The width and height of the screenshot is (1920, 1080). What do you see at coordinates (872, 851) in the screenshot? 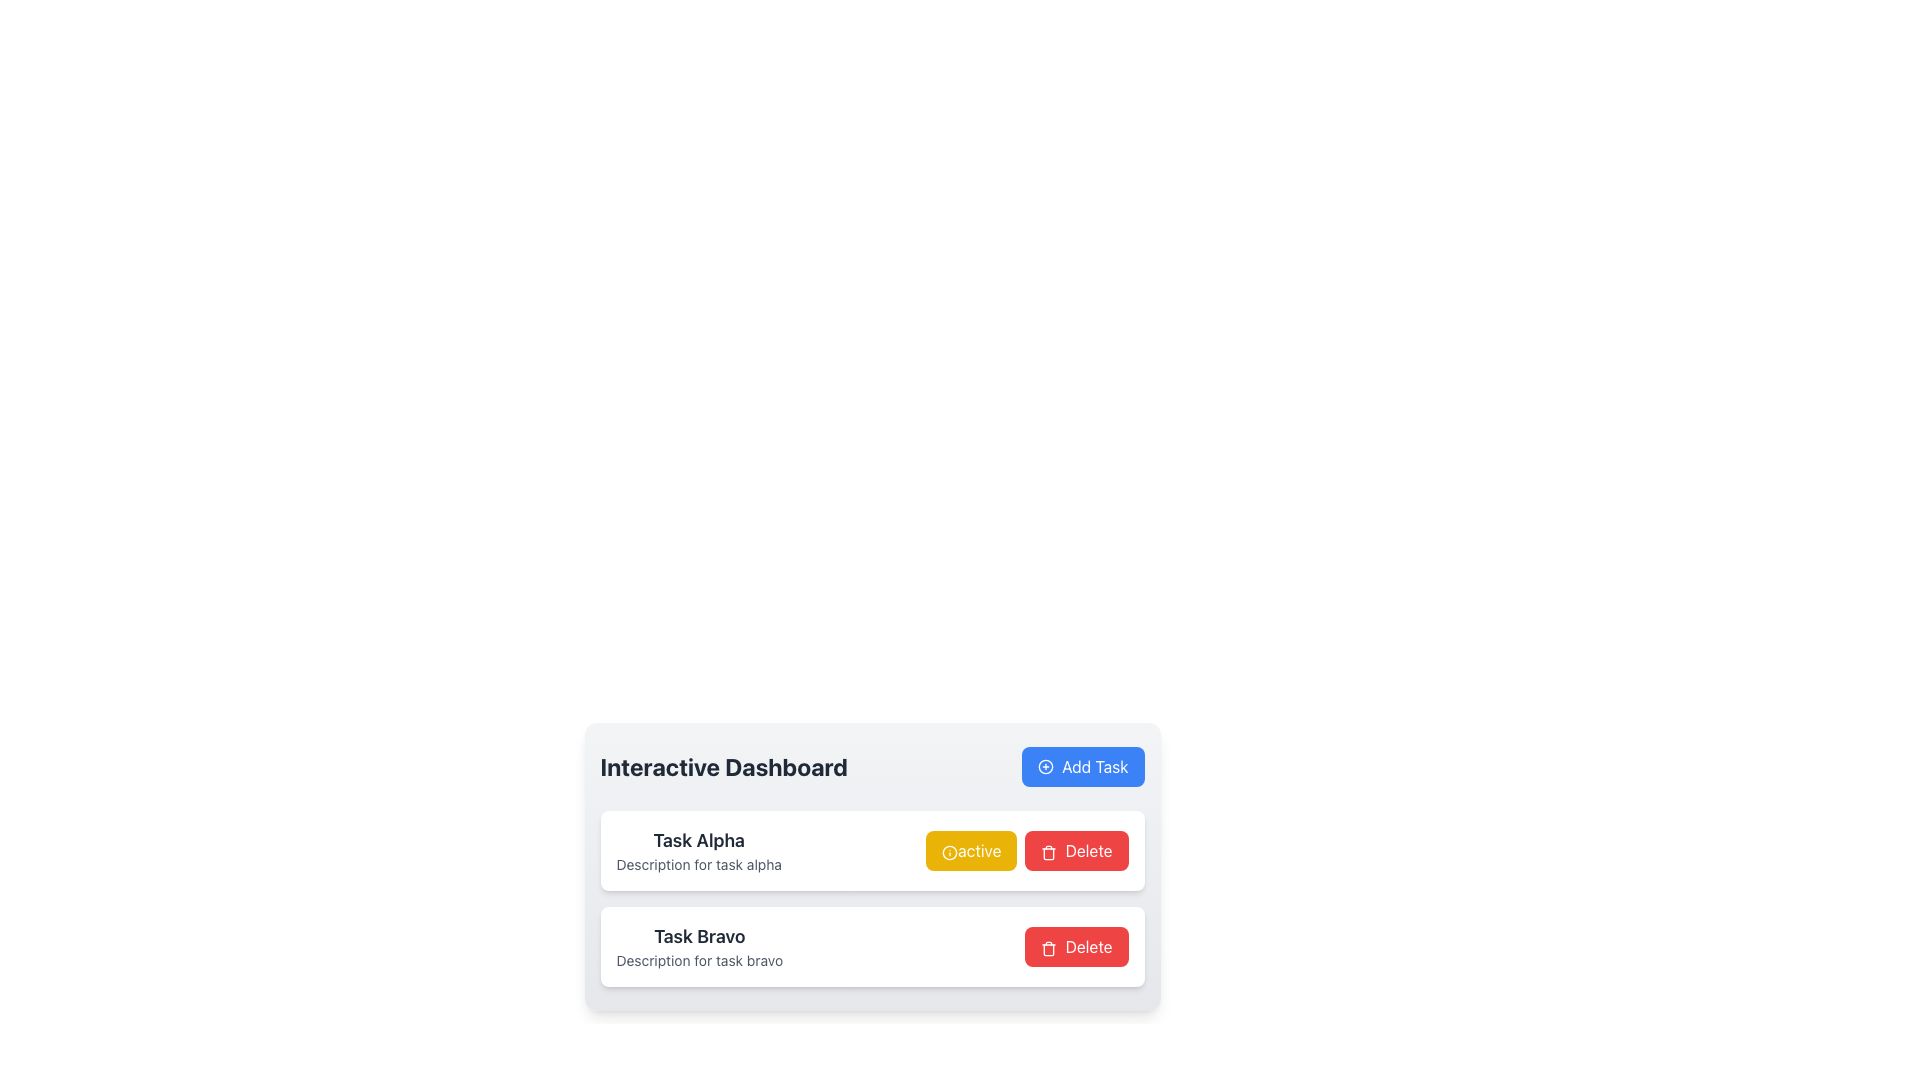
I see `the active button on the first task entry in the Interactive Dashboard to mark or modify the task status` at bounding box center [872, 851].